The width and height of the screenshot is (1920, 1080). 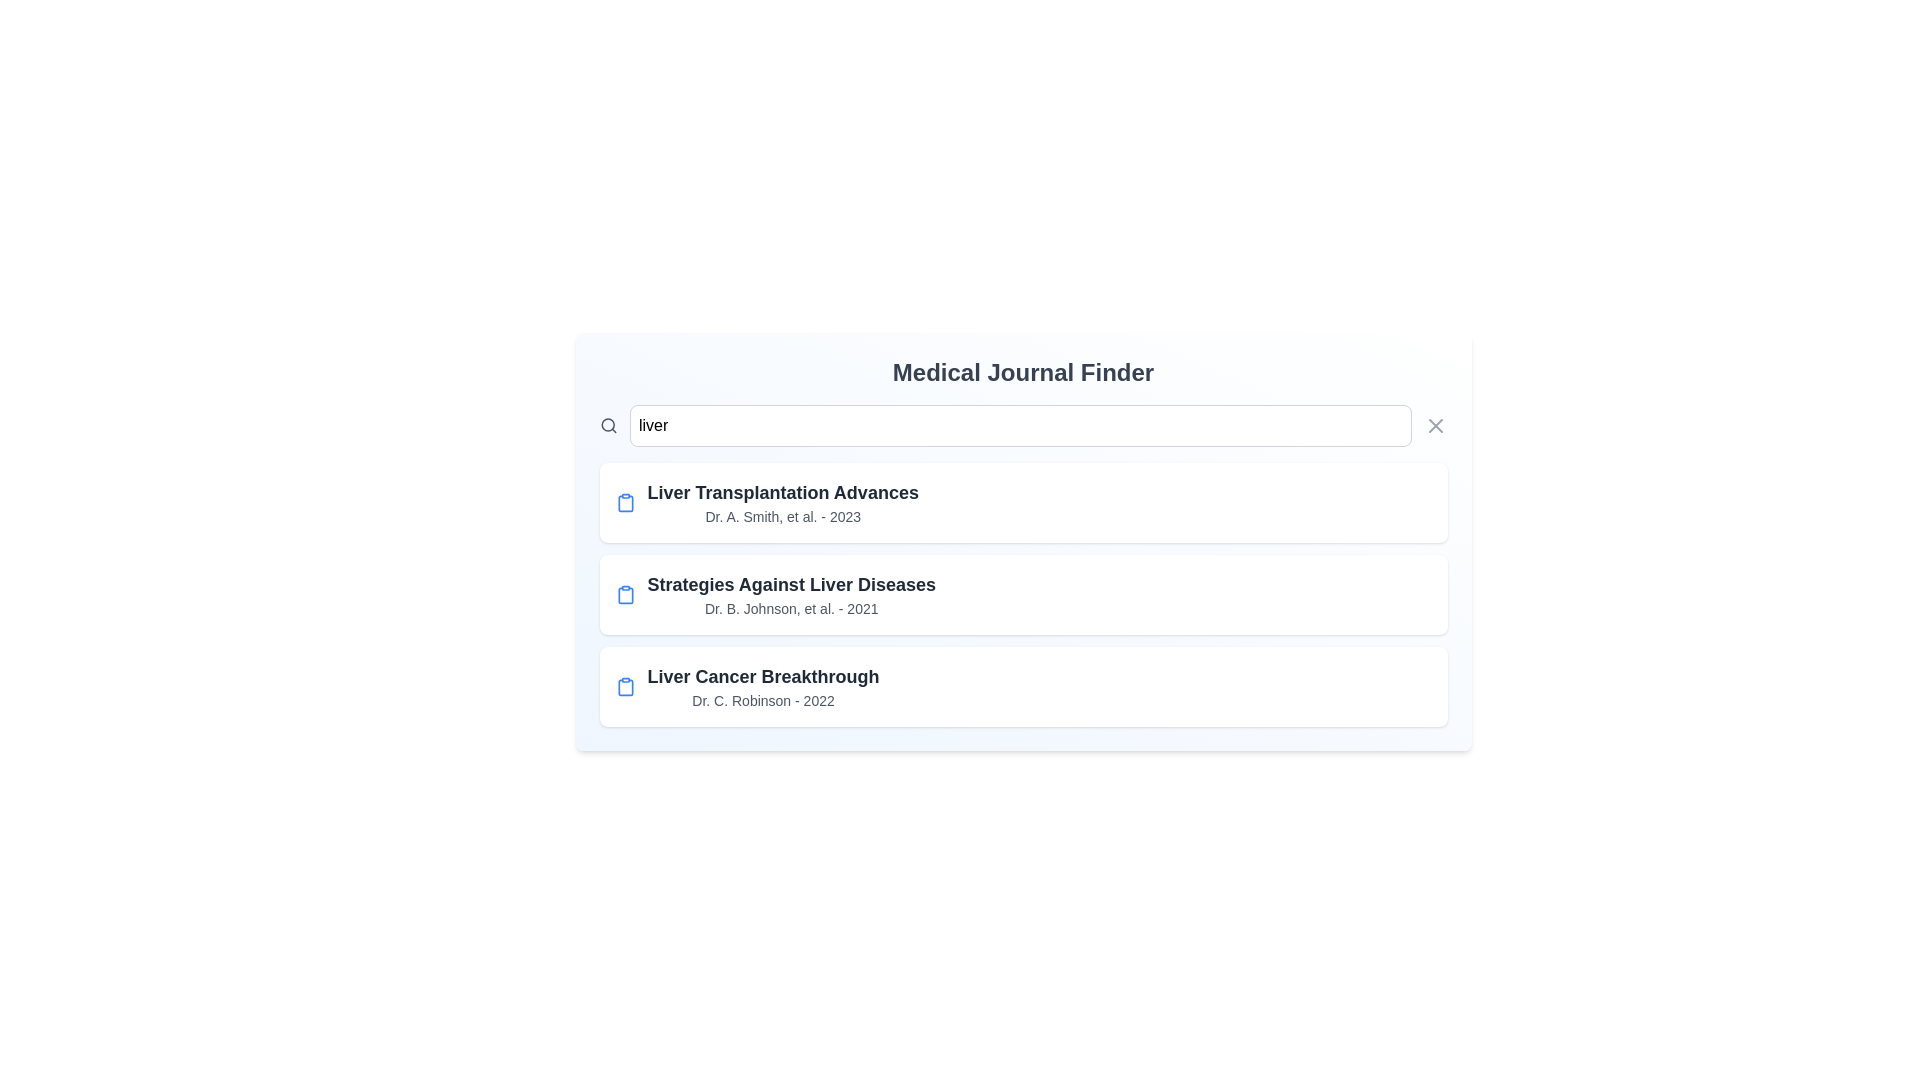 I want to click on the text label that serves as the title for the first search result entry under 'Medical Journal Finder', so click(x=782, y=493).